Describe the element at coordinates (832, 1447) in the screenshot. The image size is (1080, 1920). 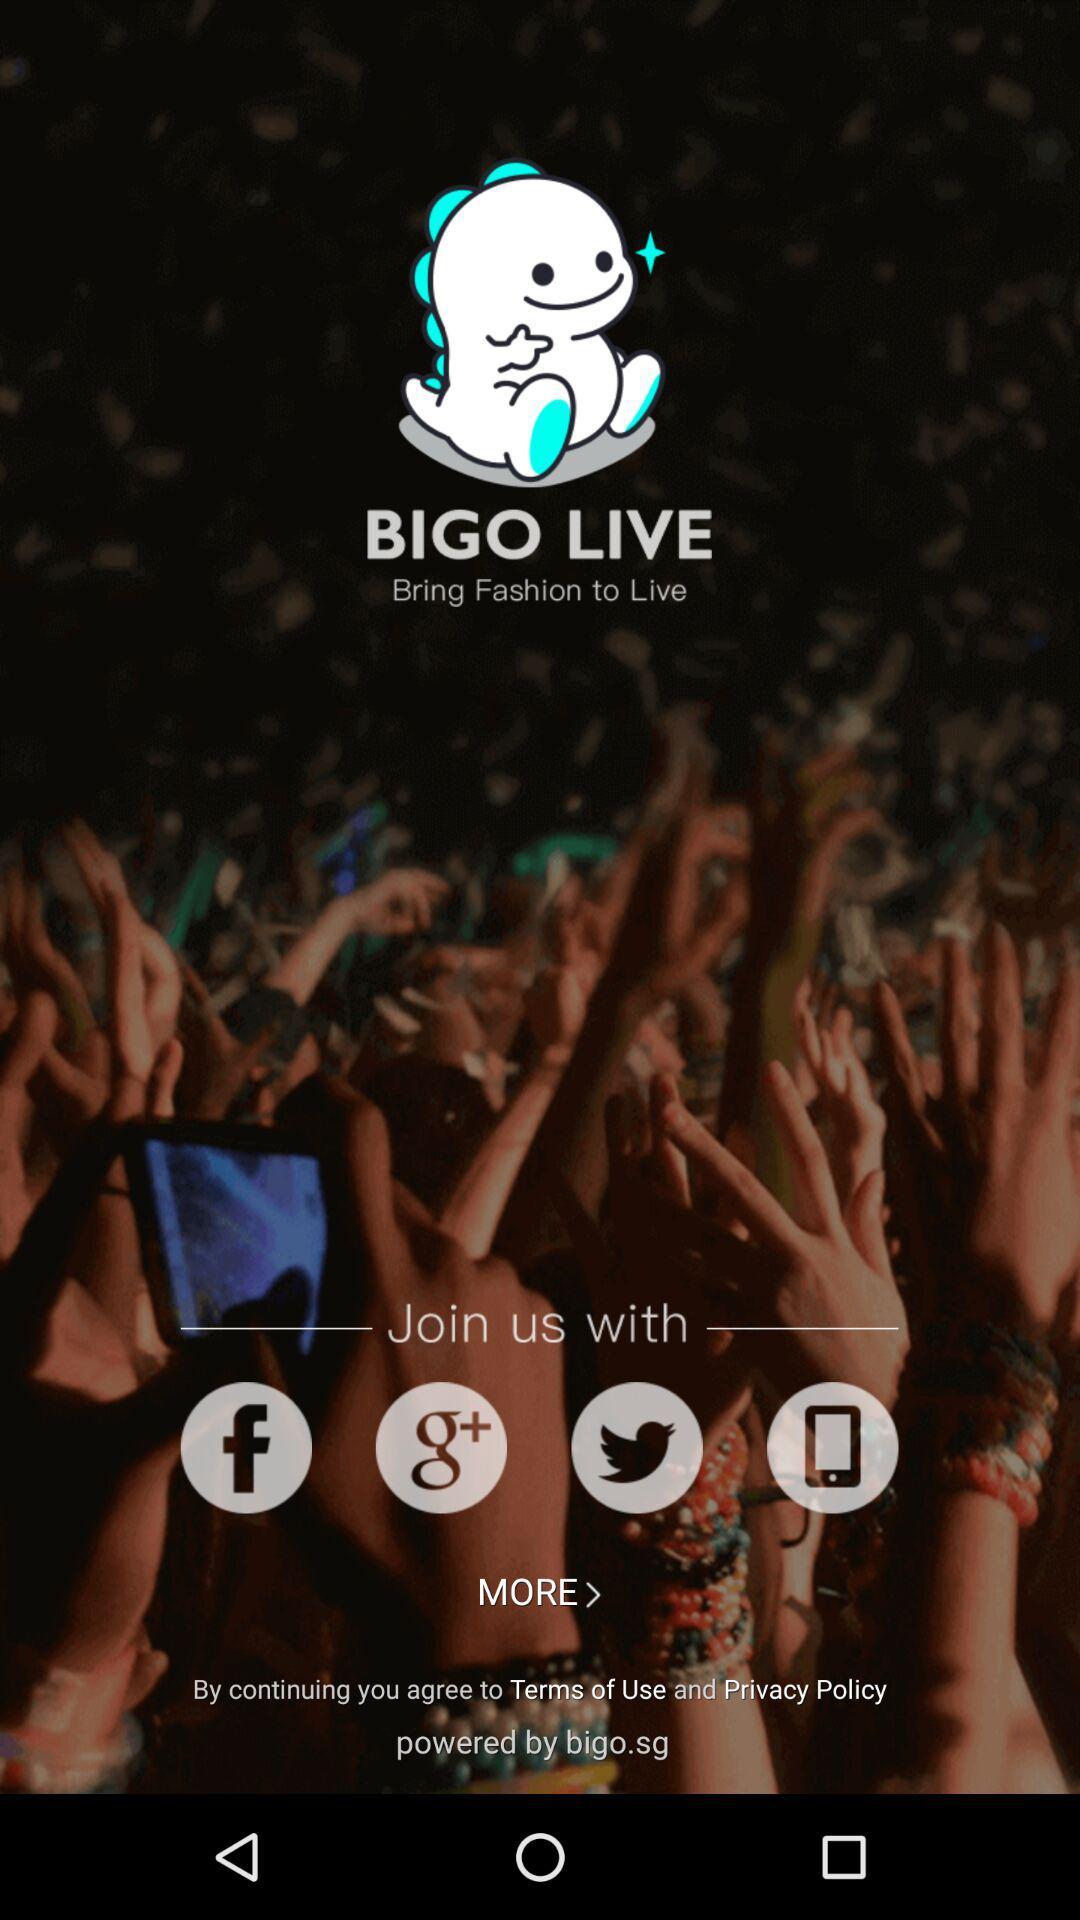
I see `login with phone` at that location.